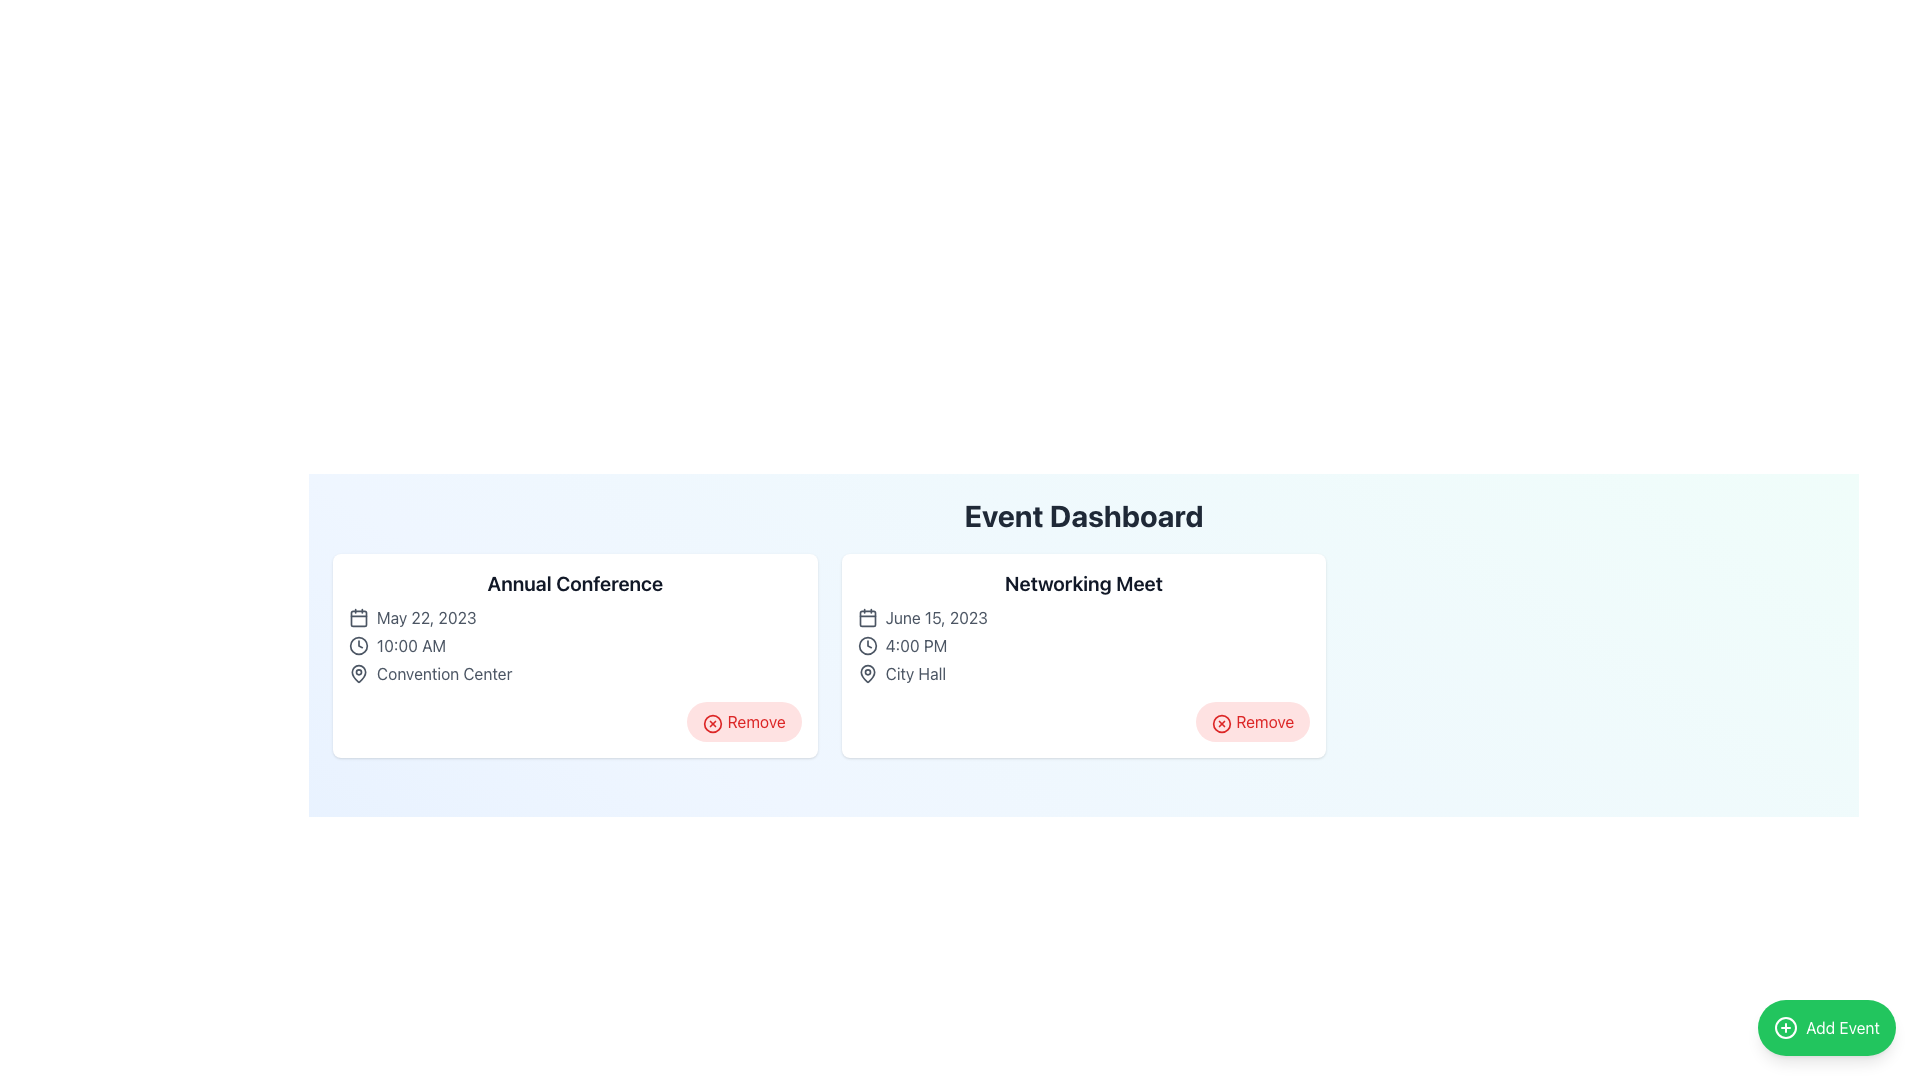 This screenshot has height=1080, width=1920. Describe the element at coordinates (1221, 723) in the screenshot. I see `the SVG Circle that visually indicates the action of removing the 'Networking Meet' event from the dashboard, located at the center of the 'Remove' button in the bottom-right corner of the event card` at that location.